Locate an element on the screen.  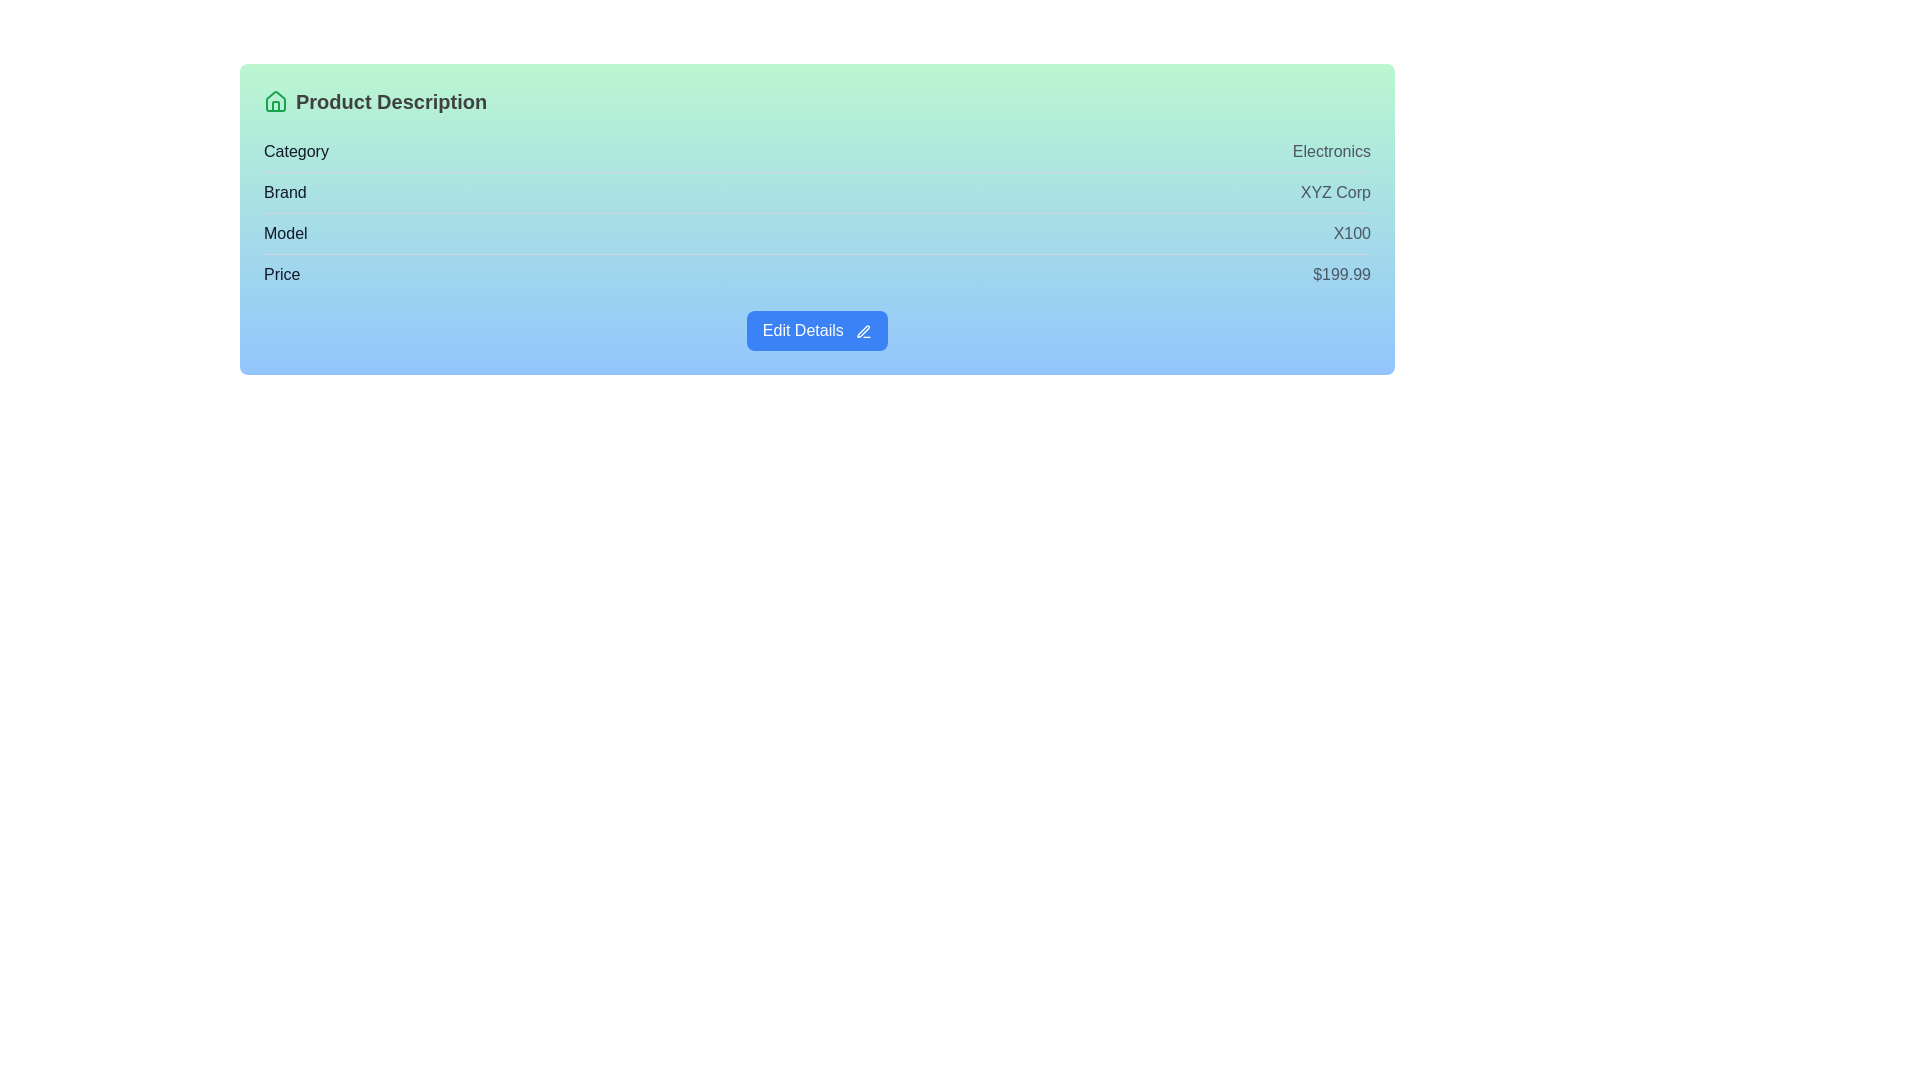
the 'Brand' text label, which displays 'Brand' in medium-weight dark gray font on a light blue gradient background, located under the 'Product Description' header is located at coordinates (284, 192).